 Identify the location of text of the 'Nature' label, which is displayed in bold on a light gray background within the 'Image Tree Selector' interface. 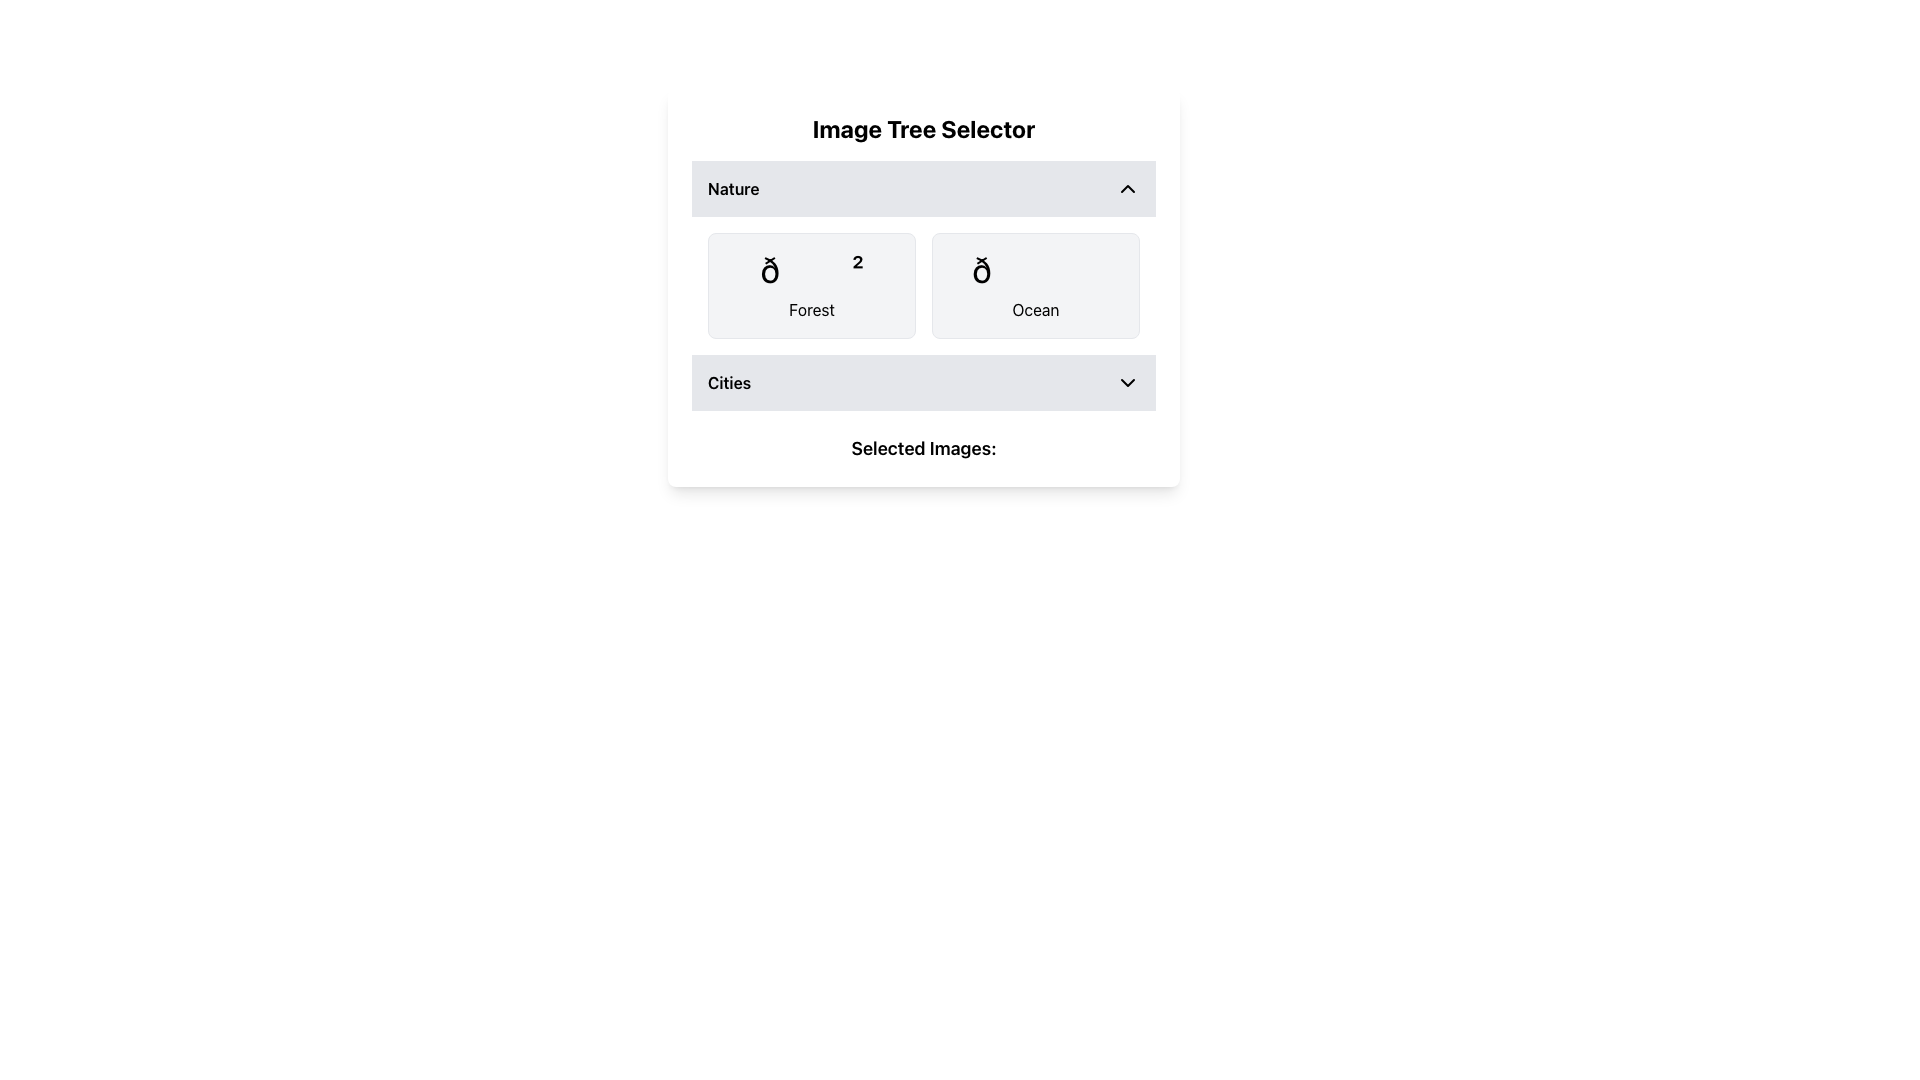
(732, 189).